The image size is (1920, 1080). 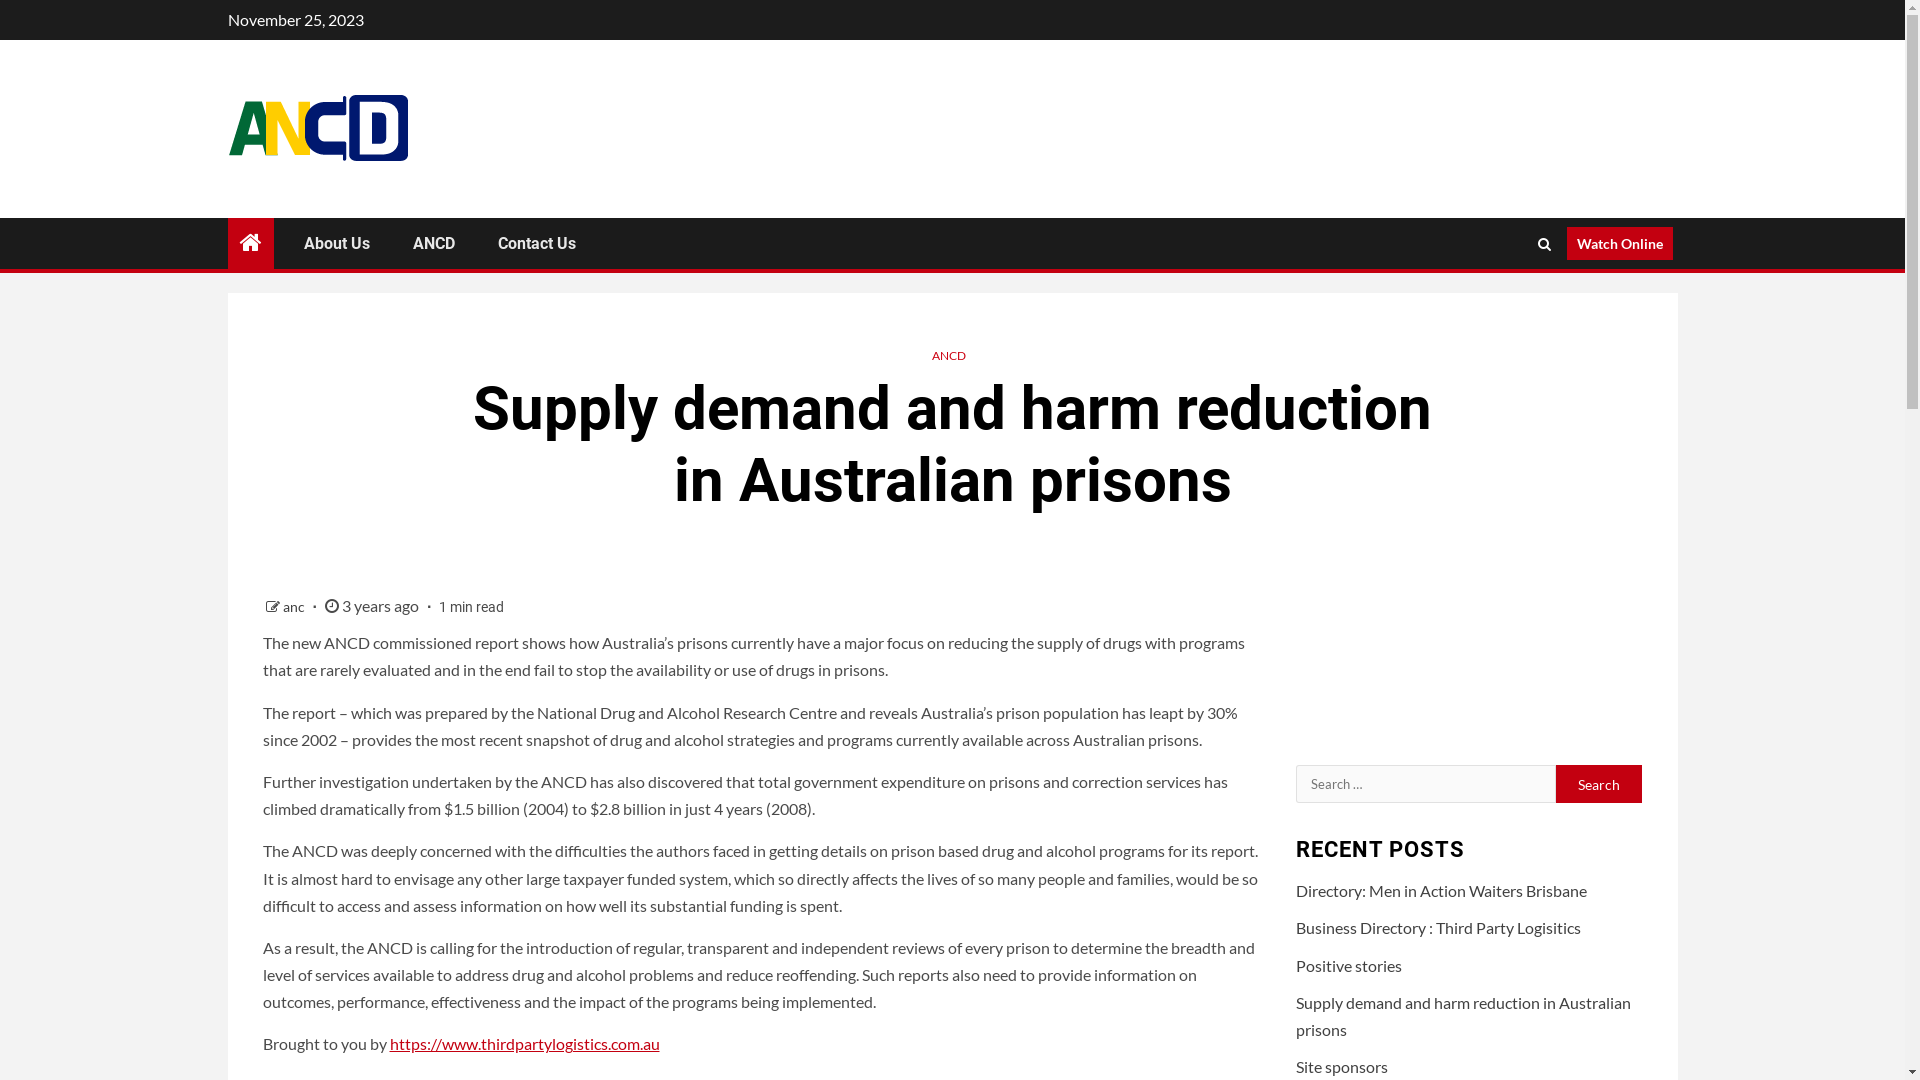 What do you see at coordinates (1618, 242) in the screenshot?
I see `'Watch Online'` at bounding box center [1618, 242].